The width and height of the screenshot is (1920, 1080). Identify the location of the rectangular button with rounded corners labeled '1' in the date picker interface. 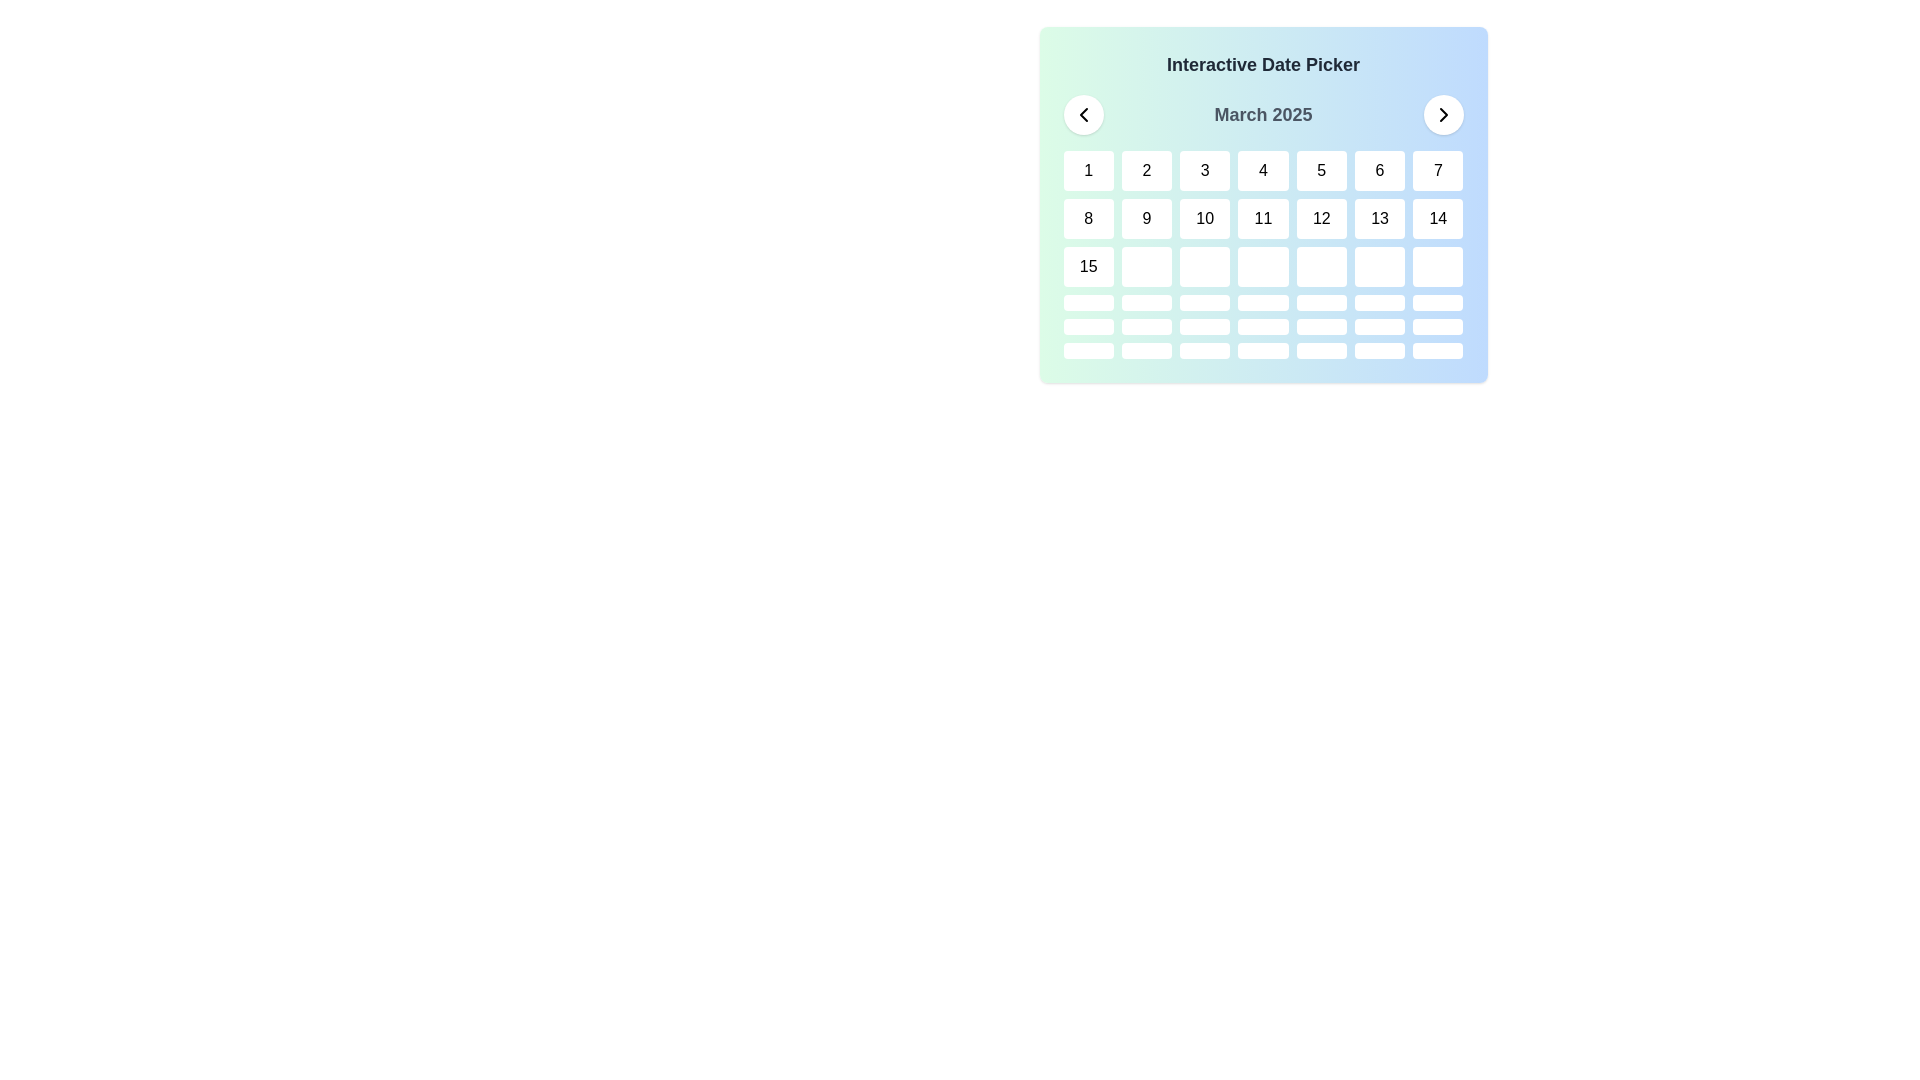
(1087, 169).